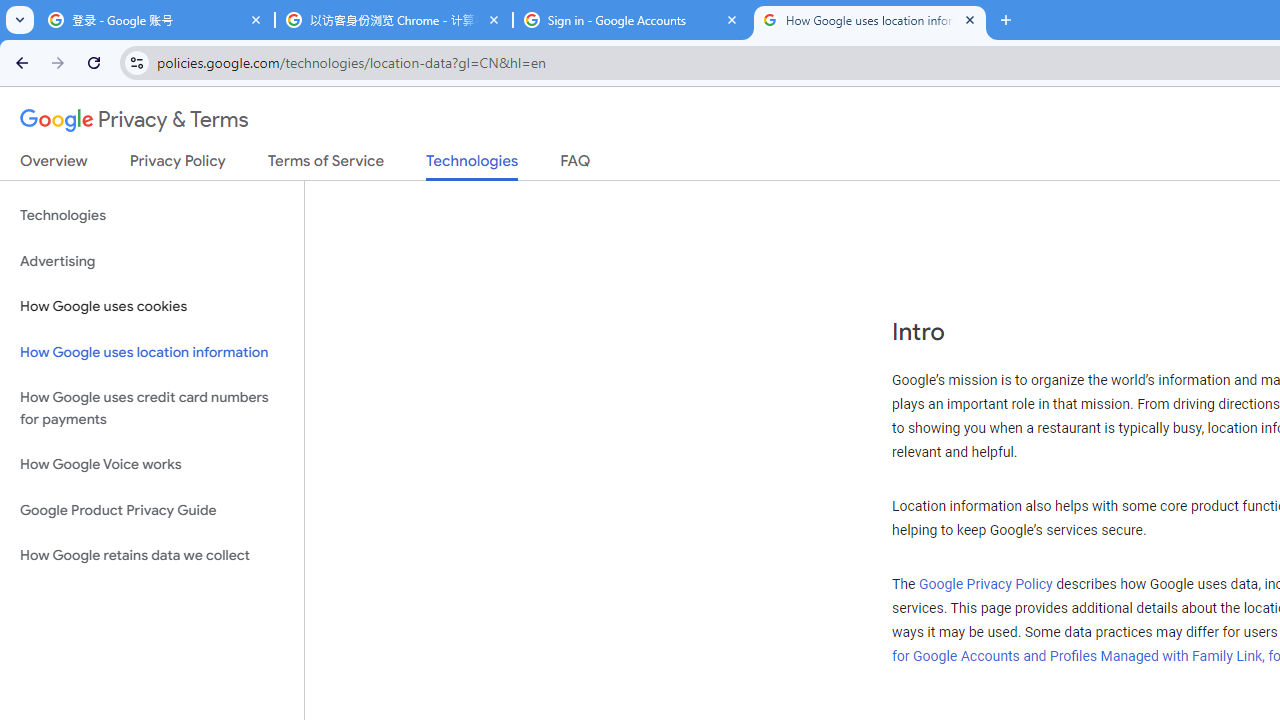 The image size is (1280, 720). Describe the element at coordinates (151, 465) in the screenshot. I see `'How Google Voice works'` at that location.